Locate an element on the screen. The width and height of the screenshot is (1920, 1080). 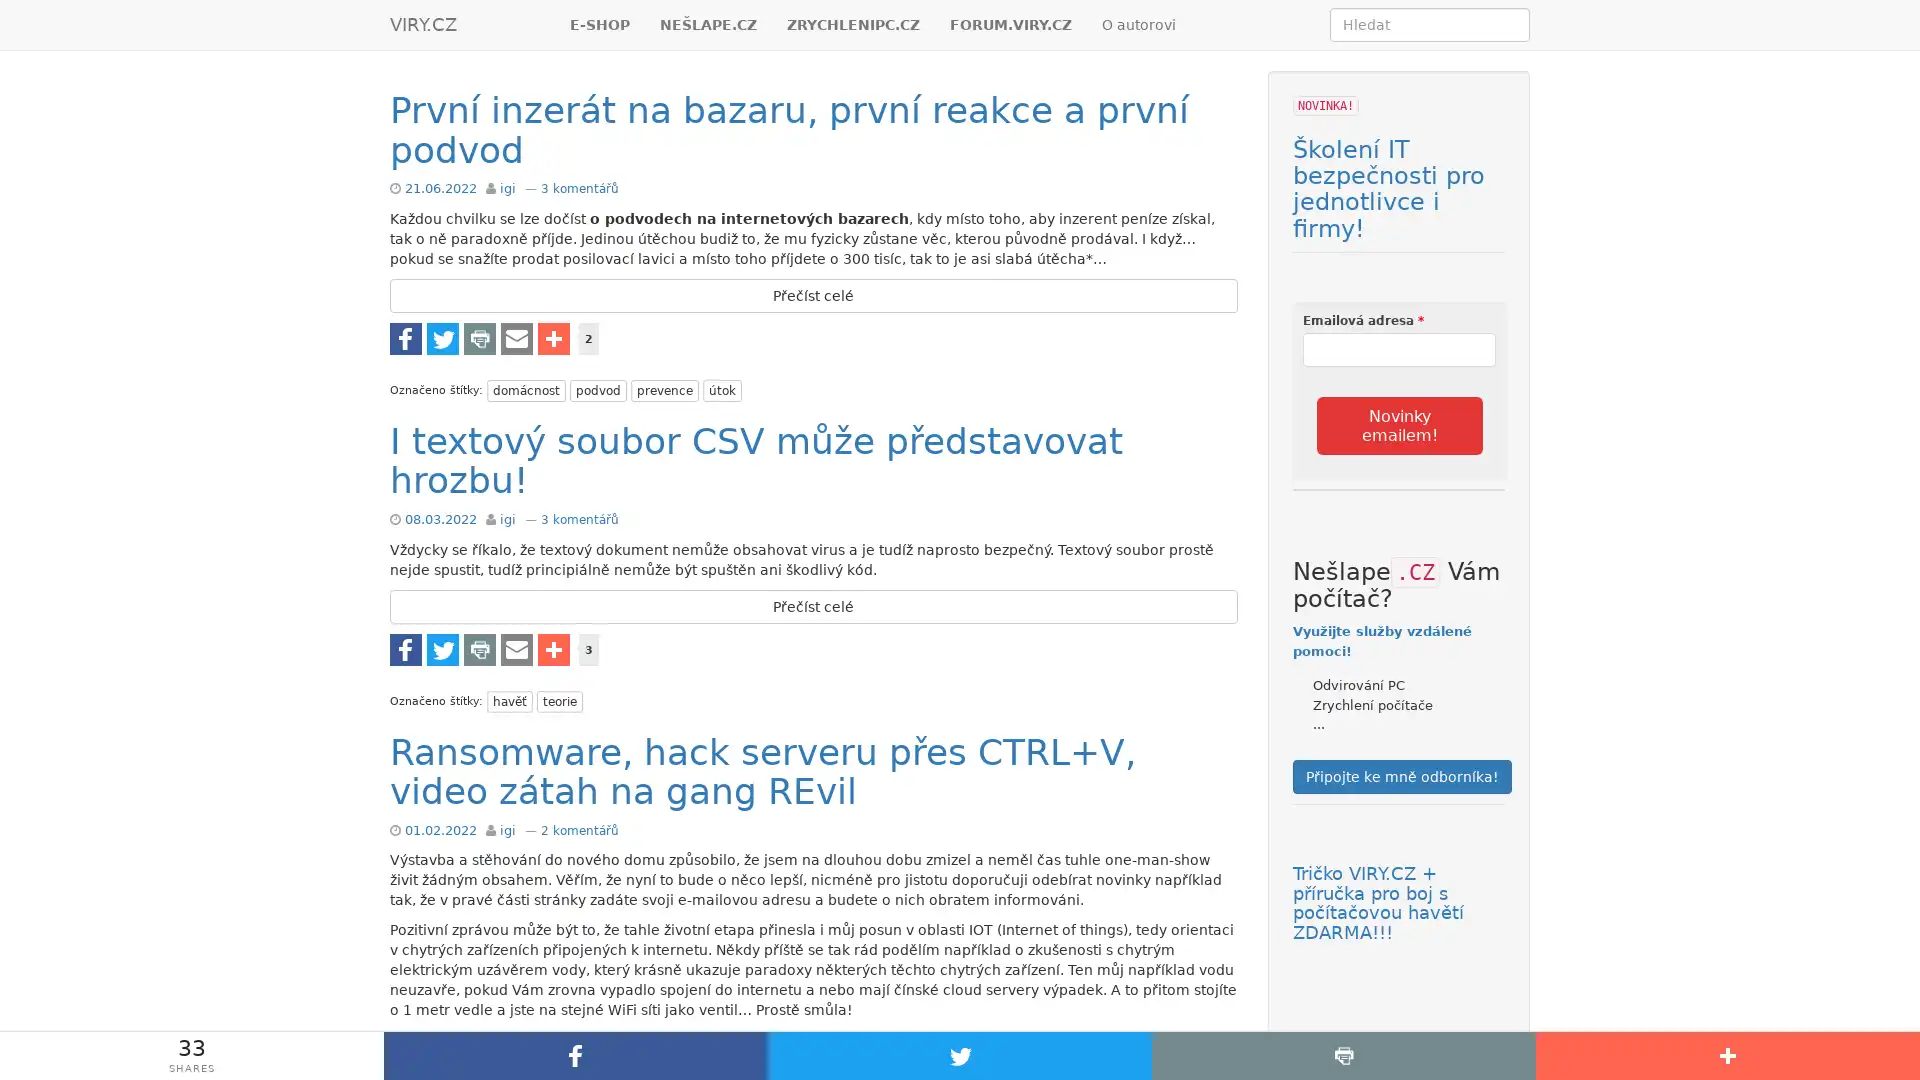
Share to Facebook is located at coordinates (405, 648).